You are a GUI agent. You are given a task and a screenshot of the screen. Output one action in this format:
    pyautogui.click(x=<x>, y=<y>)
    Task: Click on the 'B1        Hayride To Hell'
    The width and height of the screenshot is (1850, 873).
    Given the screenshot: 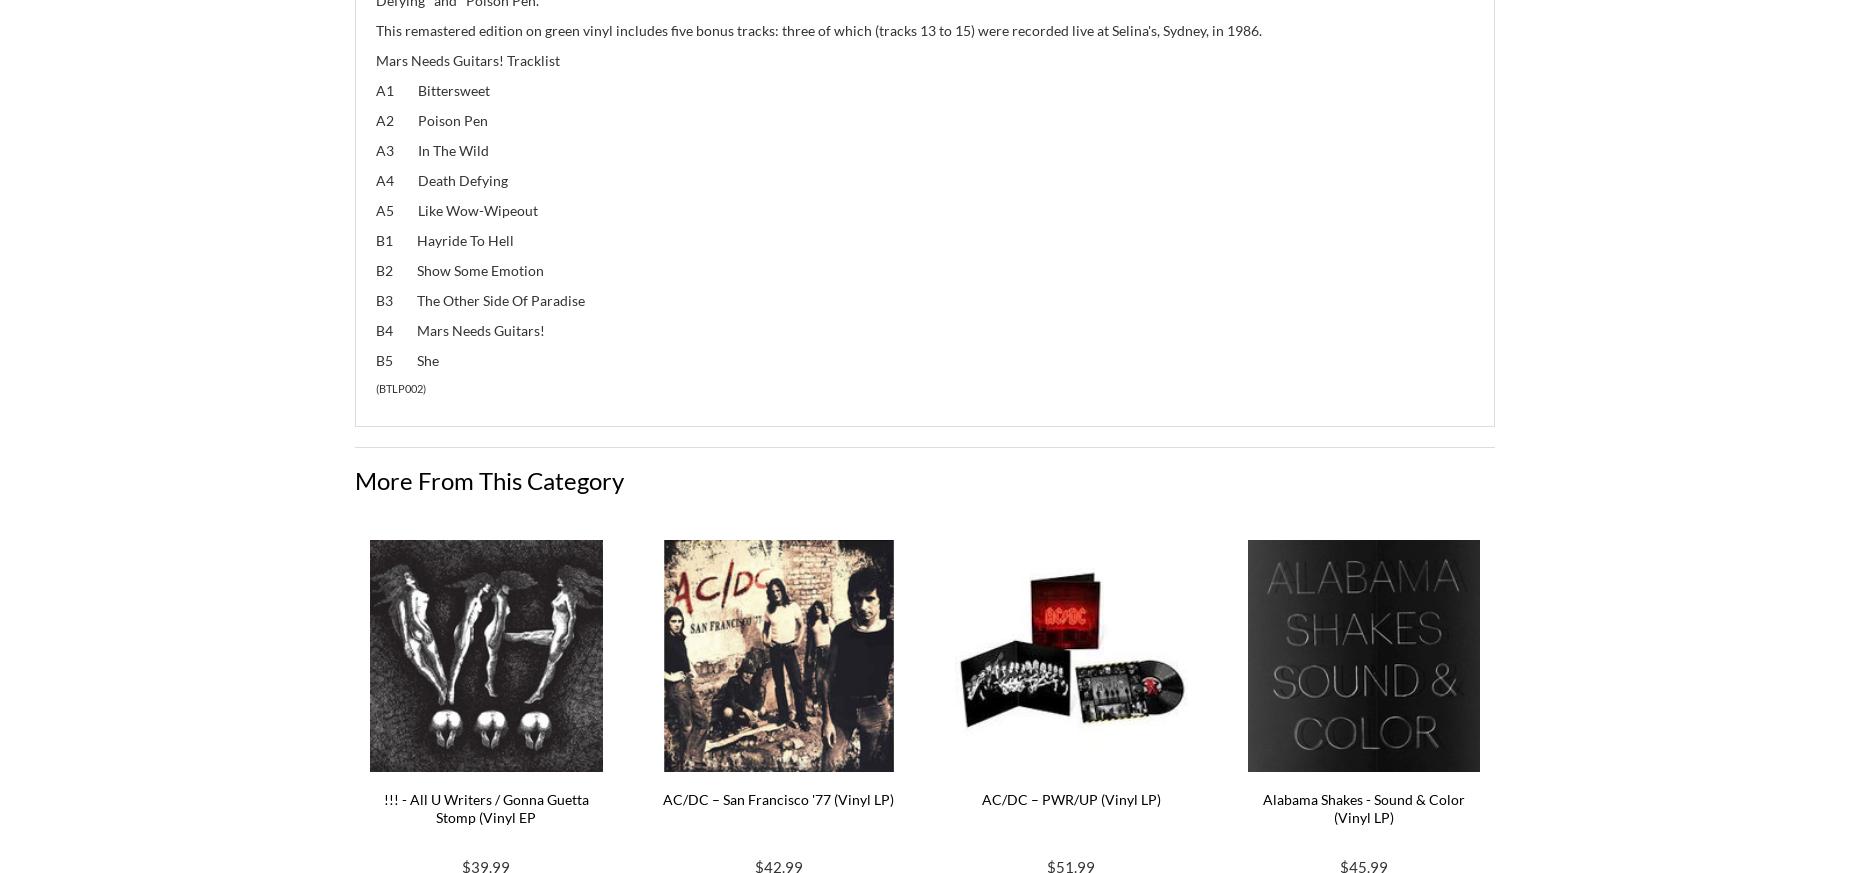 What is the action you would take?
    pyautogui.click(x=443, y=238)
    